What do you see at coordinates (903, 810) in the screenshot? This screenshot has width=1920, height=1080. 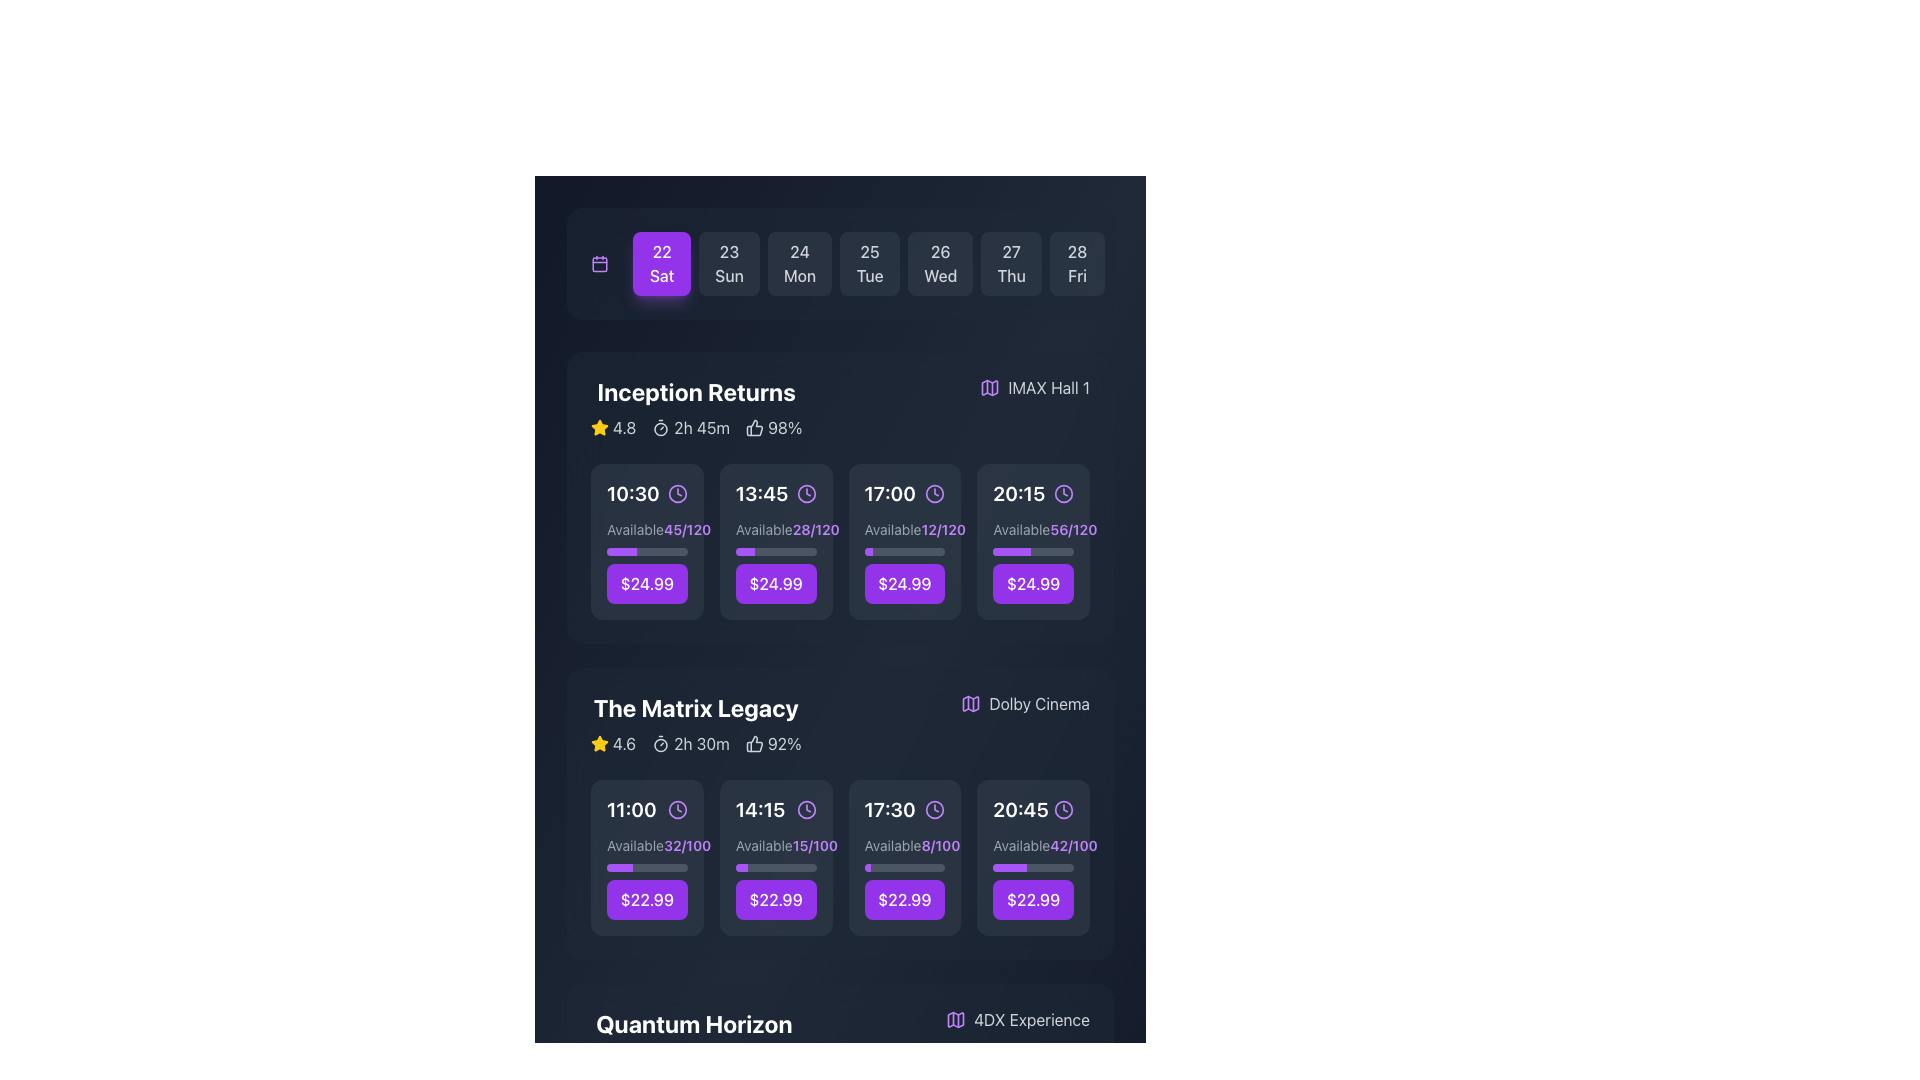 I see `the time option '17:30' displayed in bold white text with a purple clock icon, located in the third position for 'The Matrix Legacy' movie, to enhance accessibility` at bounding box center [903, 810].